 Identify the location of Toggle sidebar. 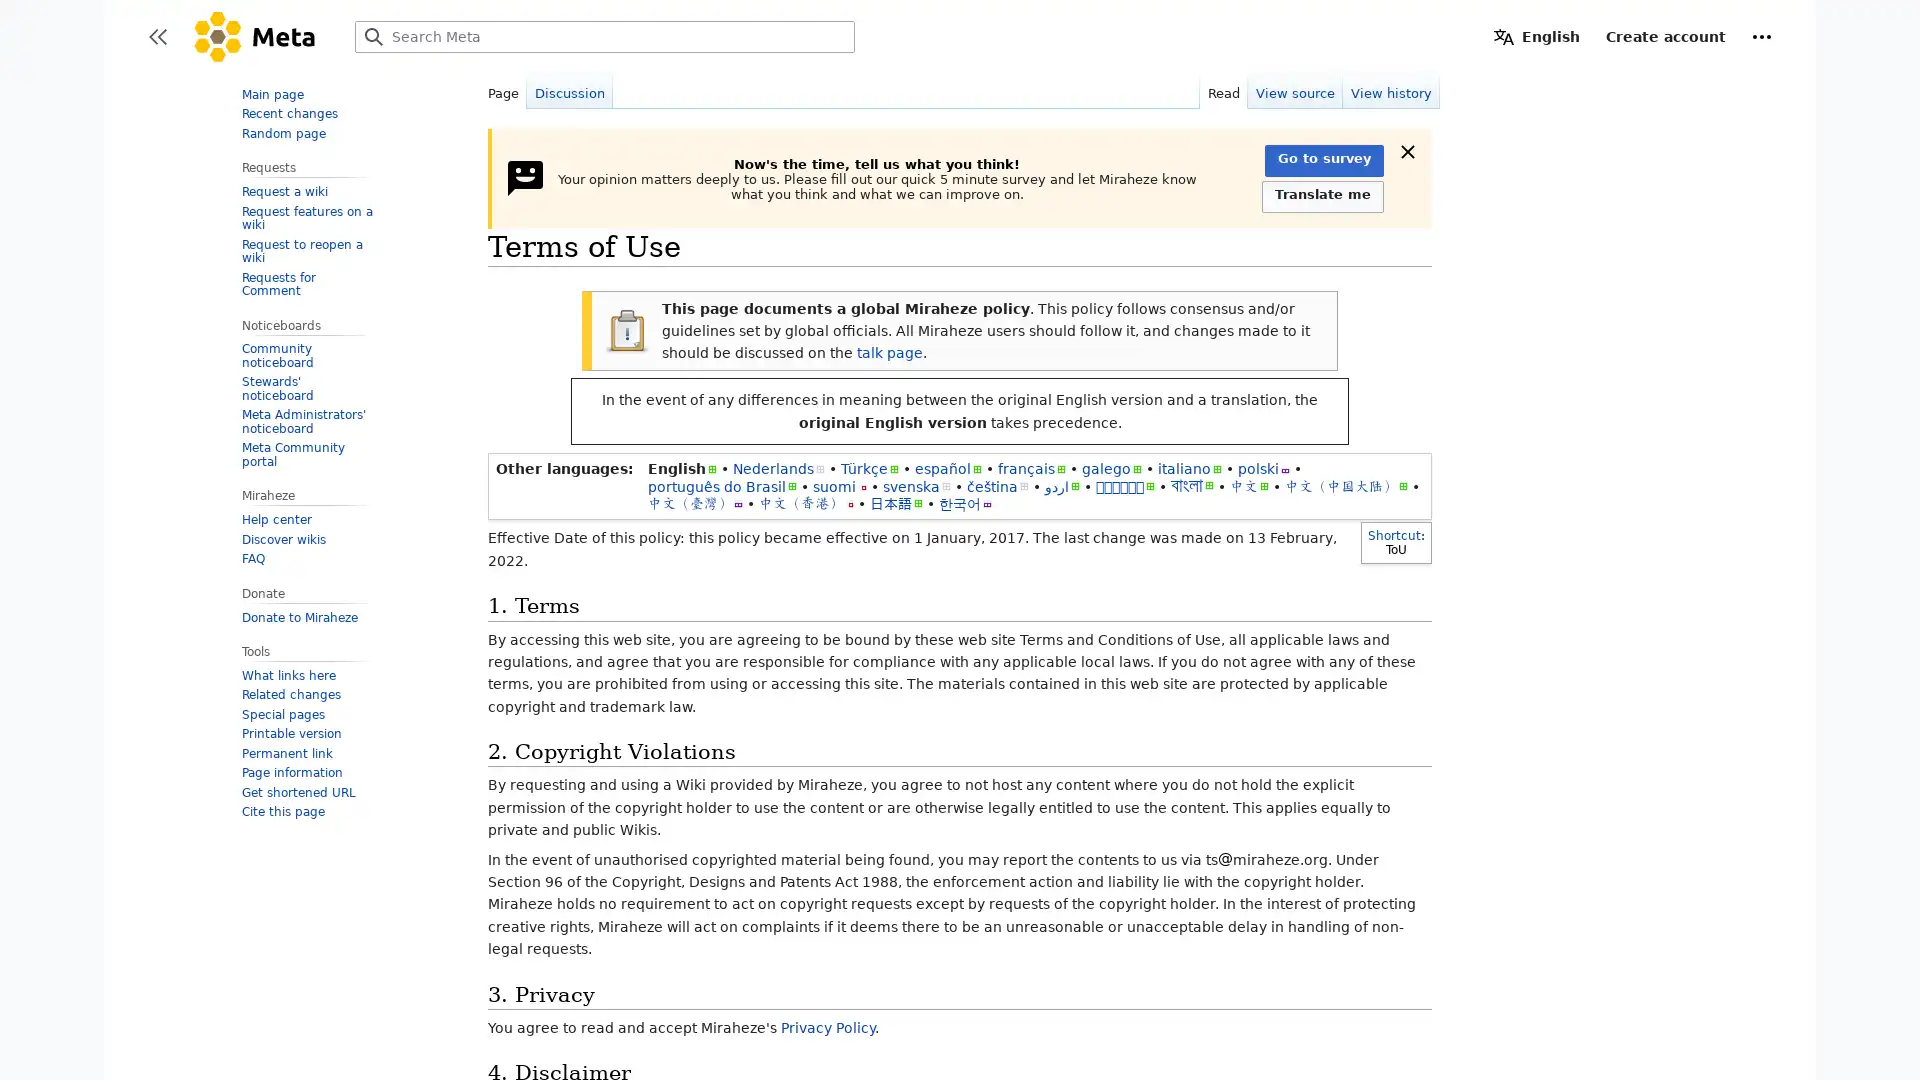
(157, 37).